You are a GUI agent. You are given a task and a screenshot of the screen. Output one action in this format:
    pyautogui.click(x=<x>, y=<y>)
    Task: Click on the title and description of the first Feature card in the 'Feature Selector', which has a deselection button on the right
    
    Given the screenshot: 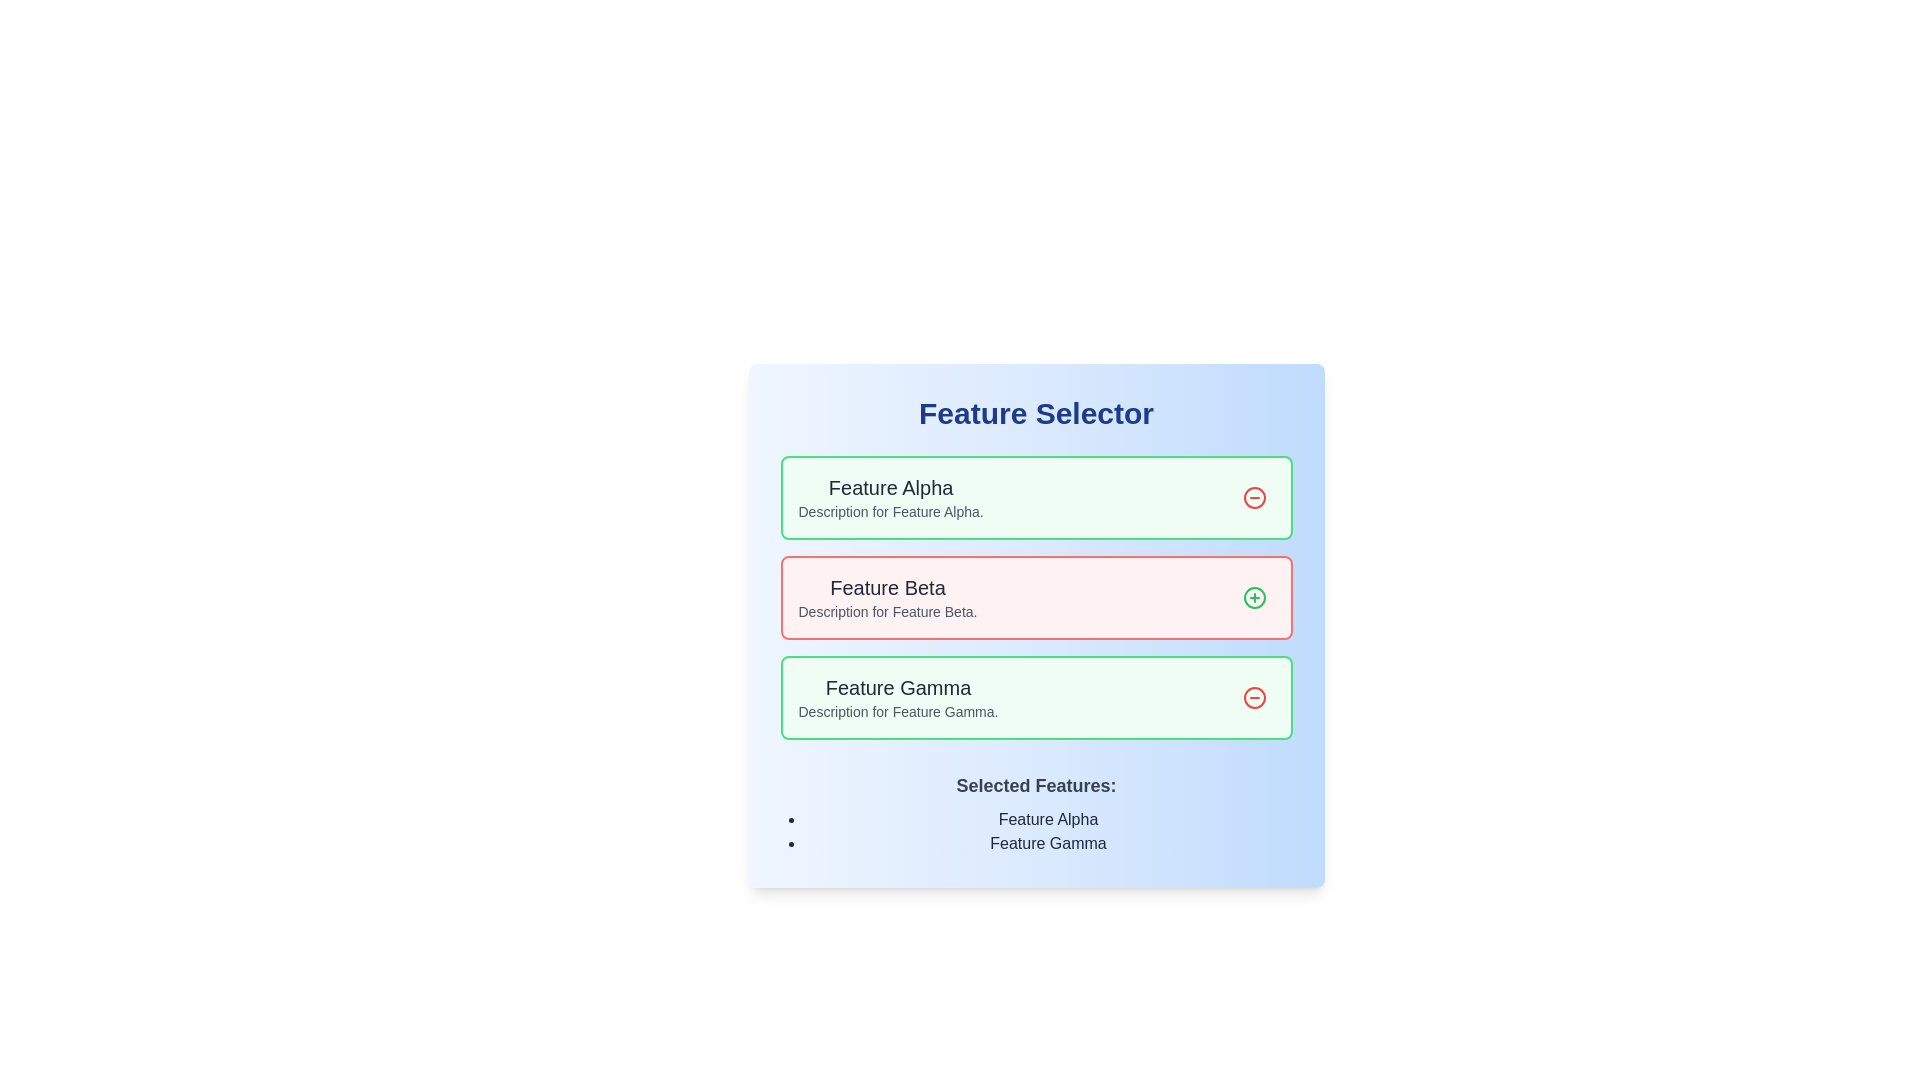 What is the action you would take?
    pyautogui.click(x=1036, y=496)
    